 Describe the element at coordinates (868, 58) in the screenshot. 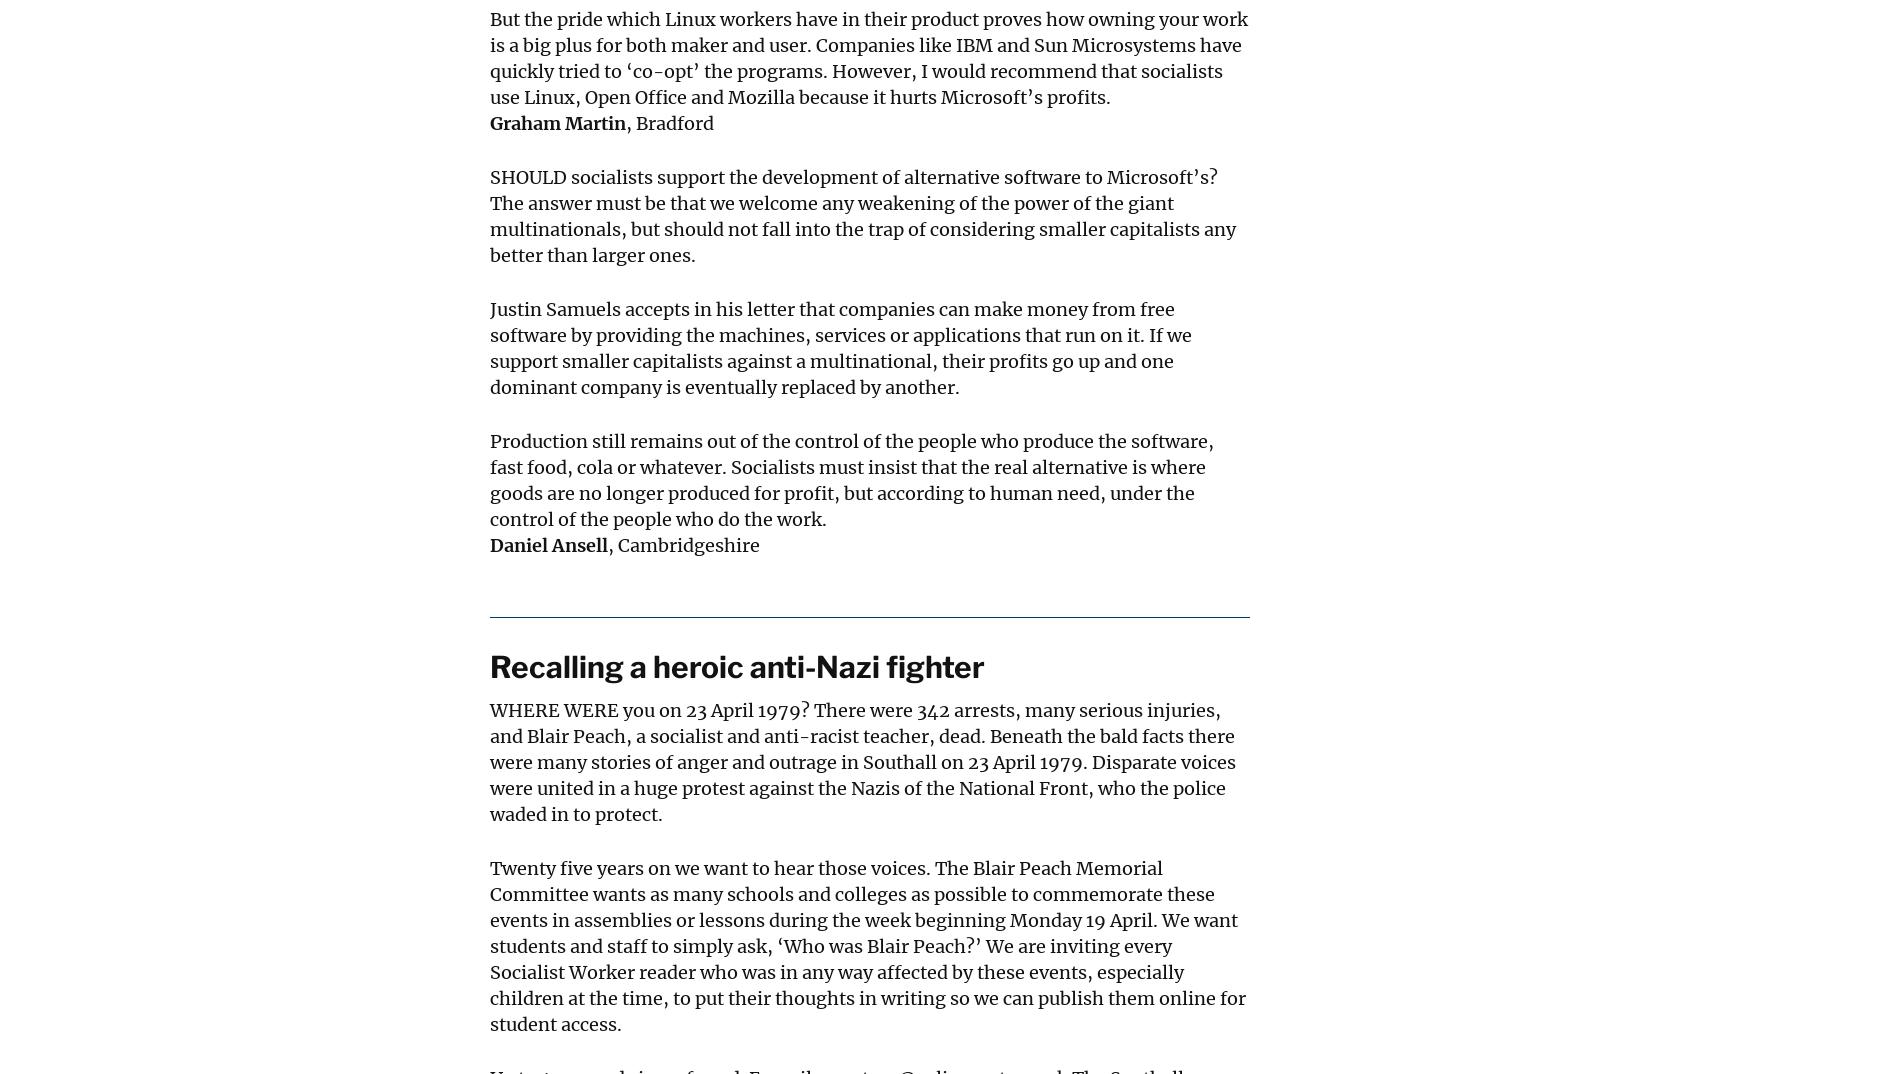

I see `'But the pride which Linux workers have in their product proves how owning your work is a big plus for both maker and user. Companies like IBM and Sun Microsystems have quickly tried to ‘co-opt’ the programs. However, I would recommend that socialists use Linux, Open Office and Mozilla because it hurts Microsoft’s profits.'` at that location.